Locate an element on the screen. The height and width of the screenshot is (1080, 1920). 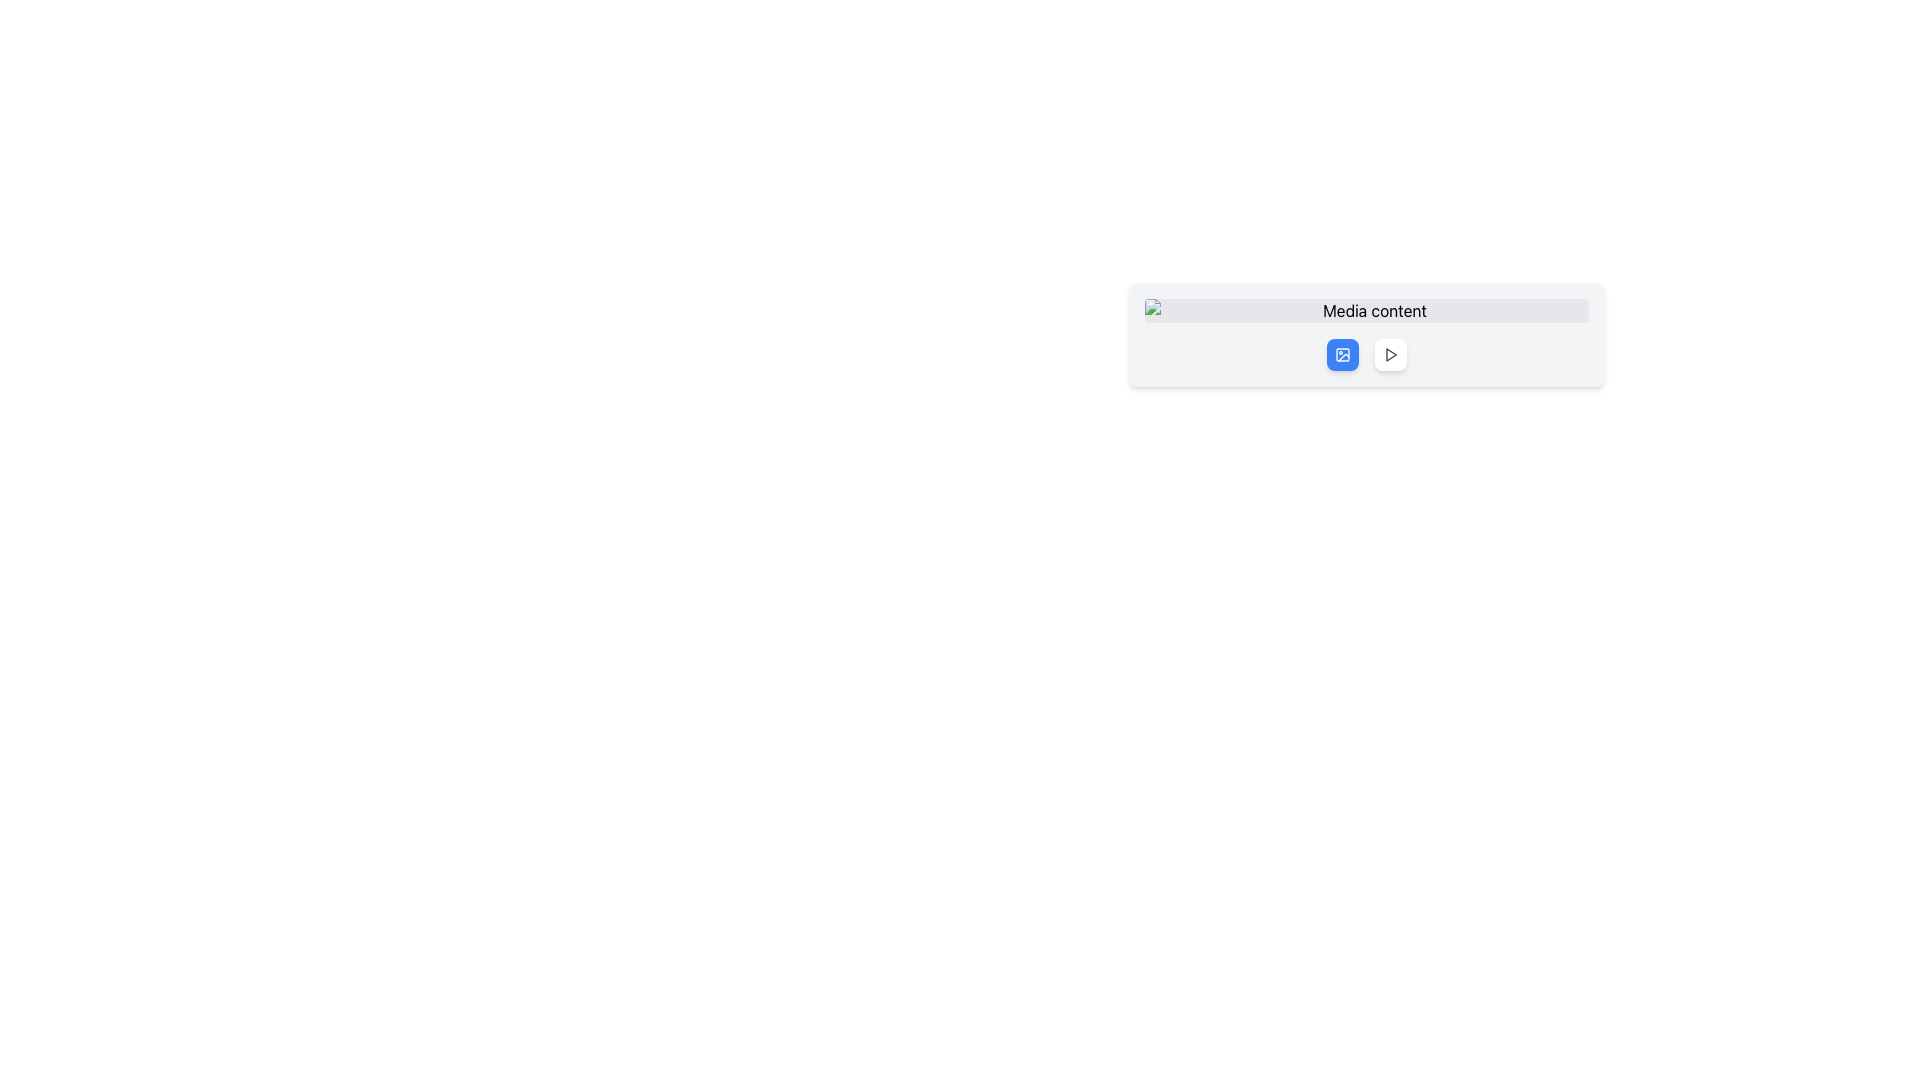
the small play button with a rounded white background and gray triangle, located below the title 'Media content', to trigger visual feedback is located at coordinates (1390, 353).